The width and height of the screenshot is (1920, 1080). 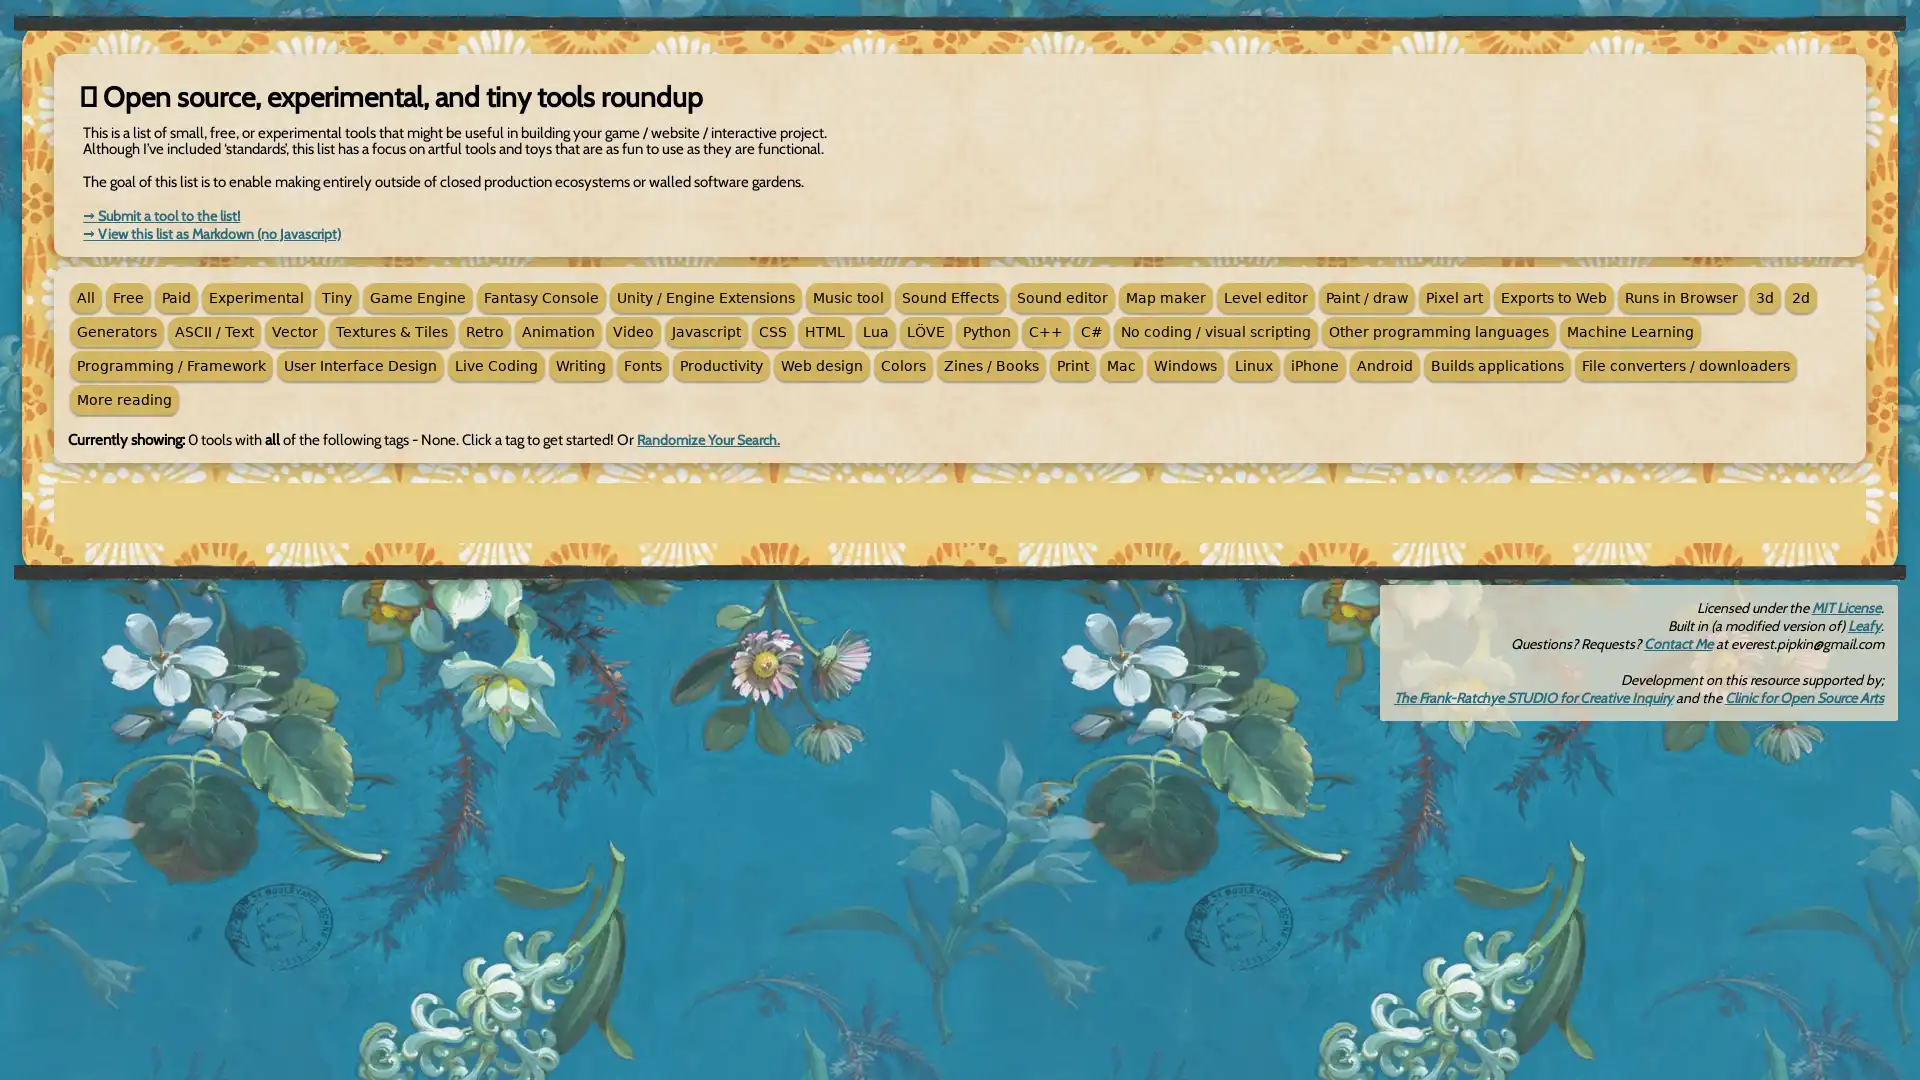 What do you see at coordinates (1384, 366) in the screenshot?
I see `Android` at bounding box center [1384, 366].